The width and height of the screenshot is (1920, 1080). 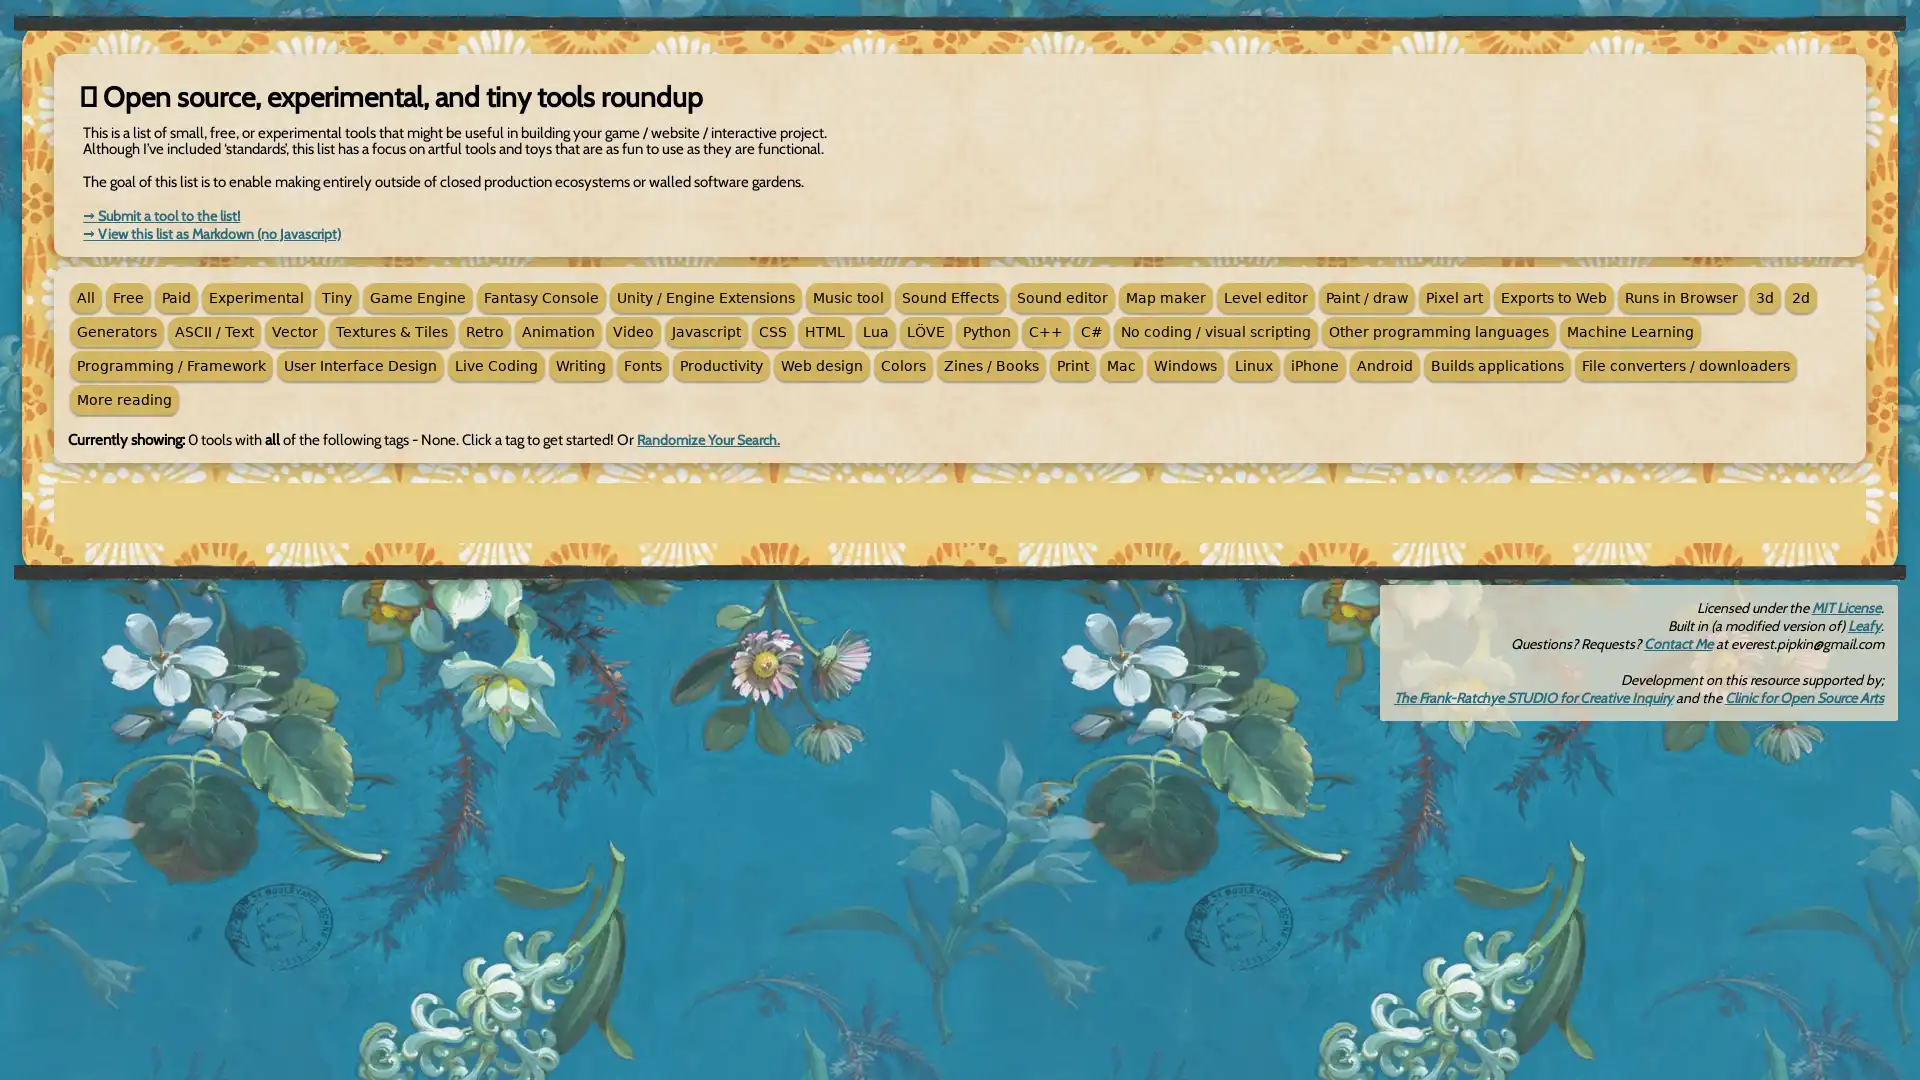 What do you see at coordinates (1384, 366) in the screenshot?
I see `Android` at bounding box center [1384, 366].